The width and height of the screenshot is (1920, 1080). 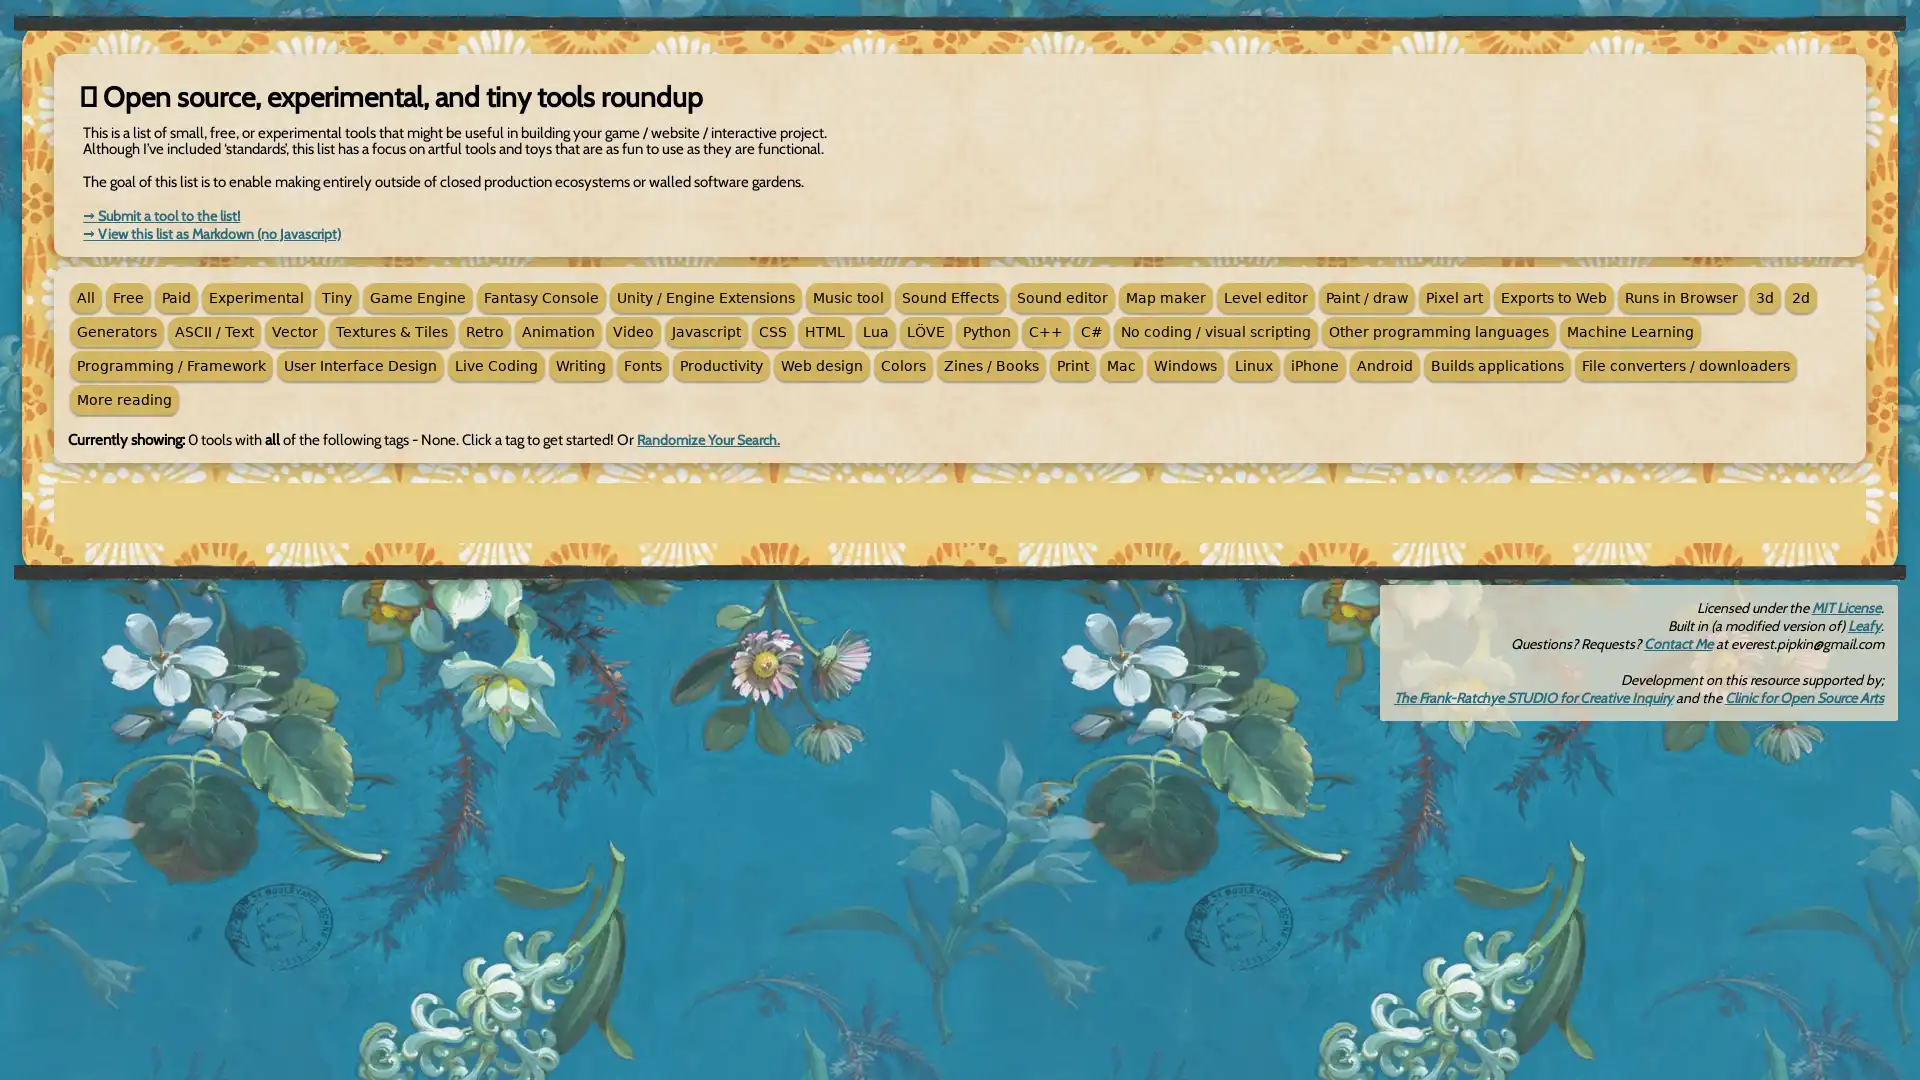 What do you see at coordinates (1384, 366) in the screenshot?
I see `Android` at bounding box center [1384, 366].